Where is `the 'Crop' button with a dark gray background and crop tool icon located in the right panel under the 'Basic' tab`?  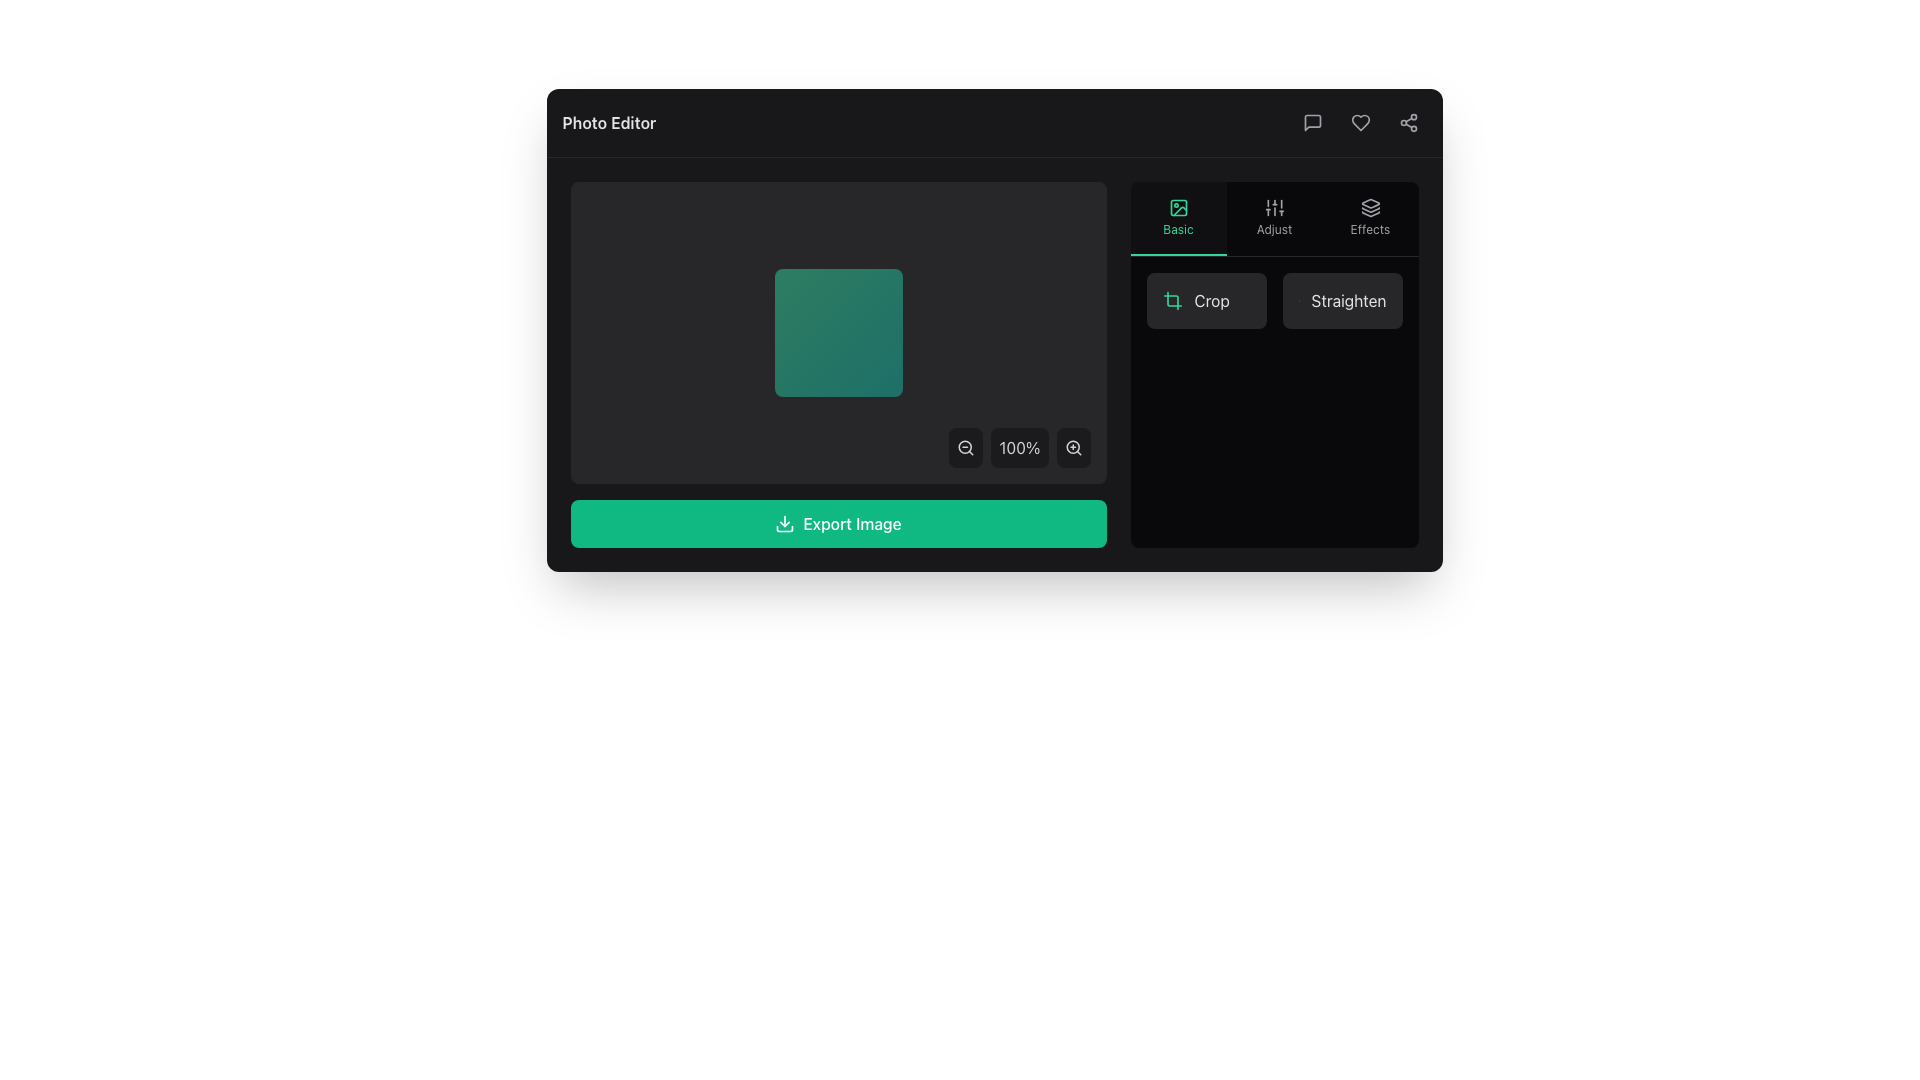 the 'Crop' button with a dark gray background and crop tool icon located in the right panel under the 'Basic' tab is located at coordinates (1205, 300).